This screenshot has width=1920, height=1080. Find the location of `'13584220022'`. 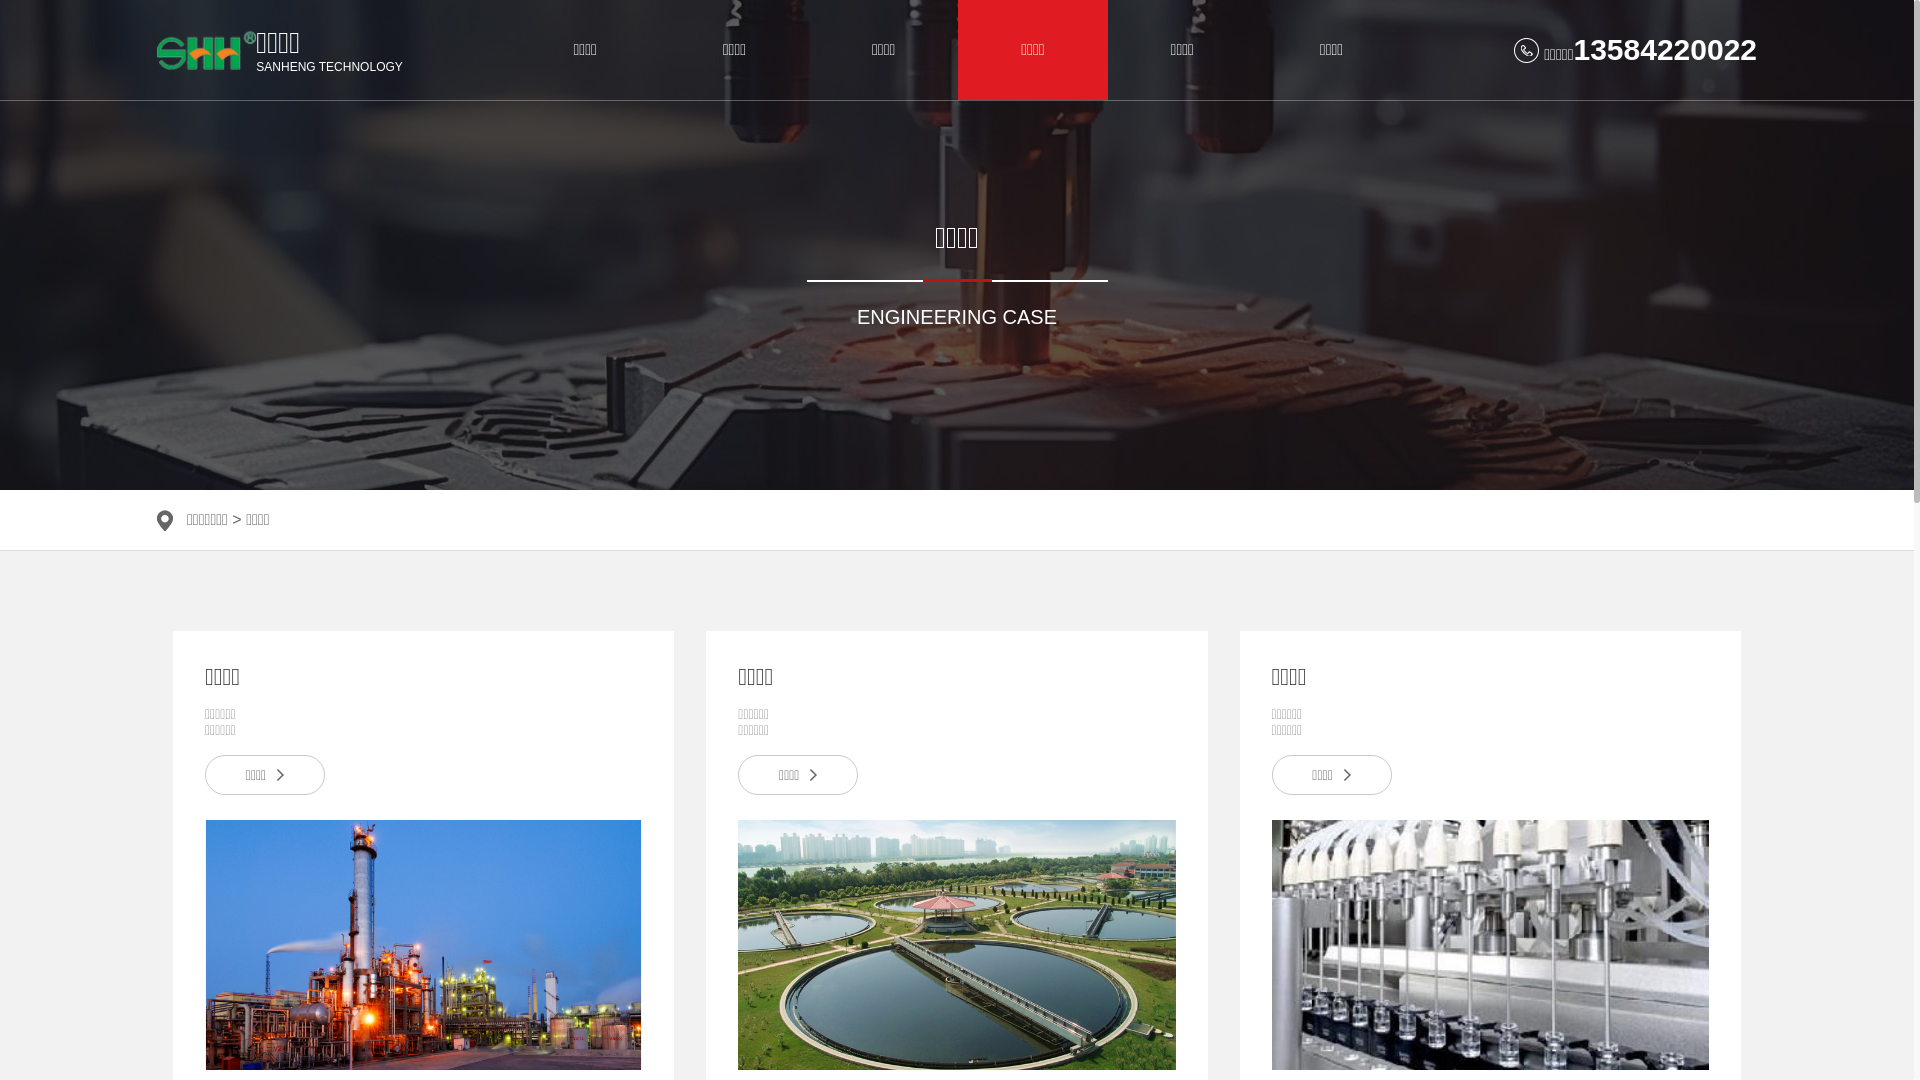

'13584220022' is located at coordinates (1665, 48).